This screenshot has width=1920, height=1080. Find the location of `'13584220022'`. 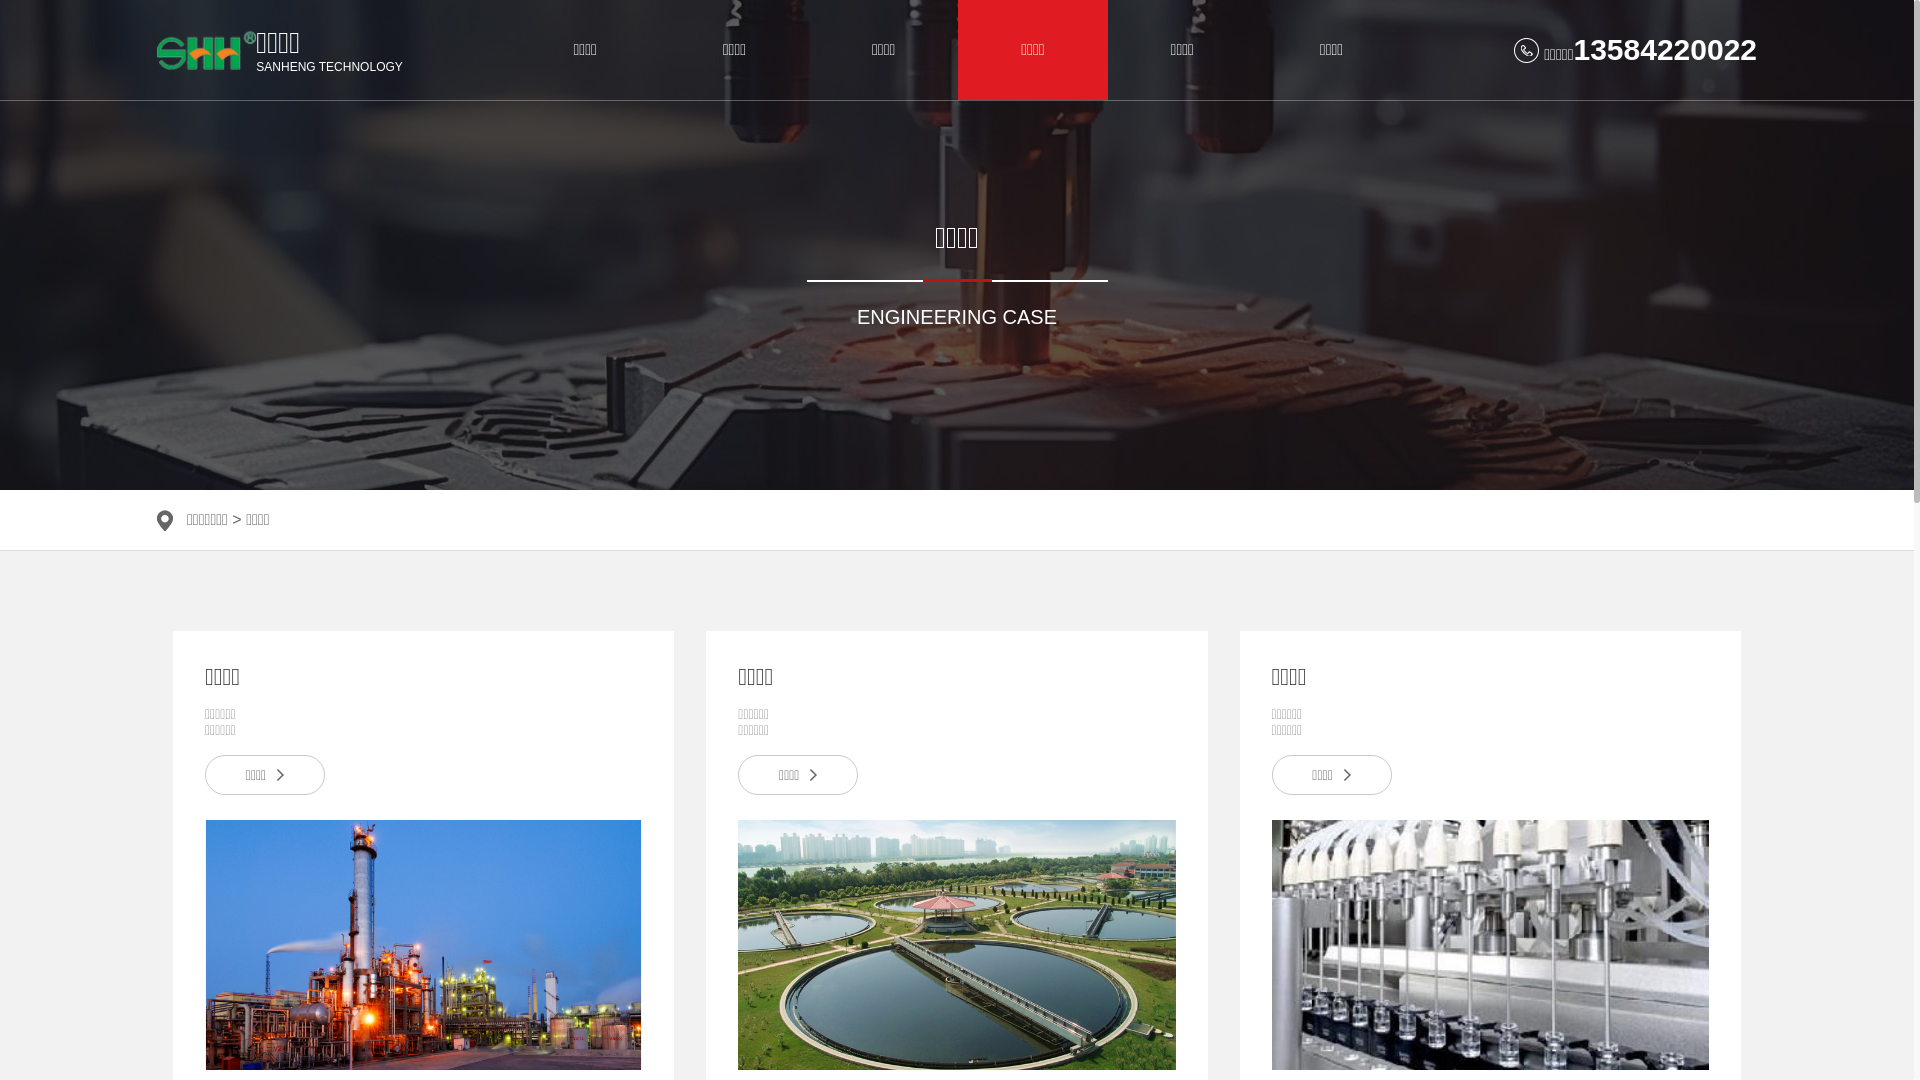

'13584220022' is located at coordinates (1665, 48).